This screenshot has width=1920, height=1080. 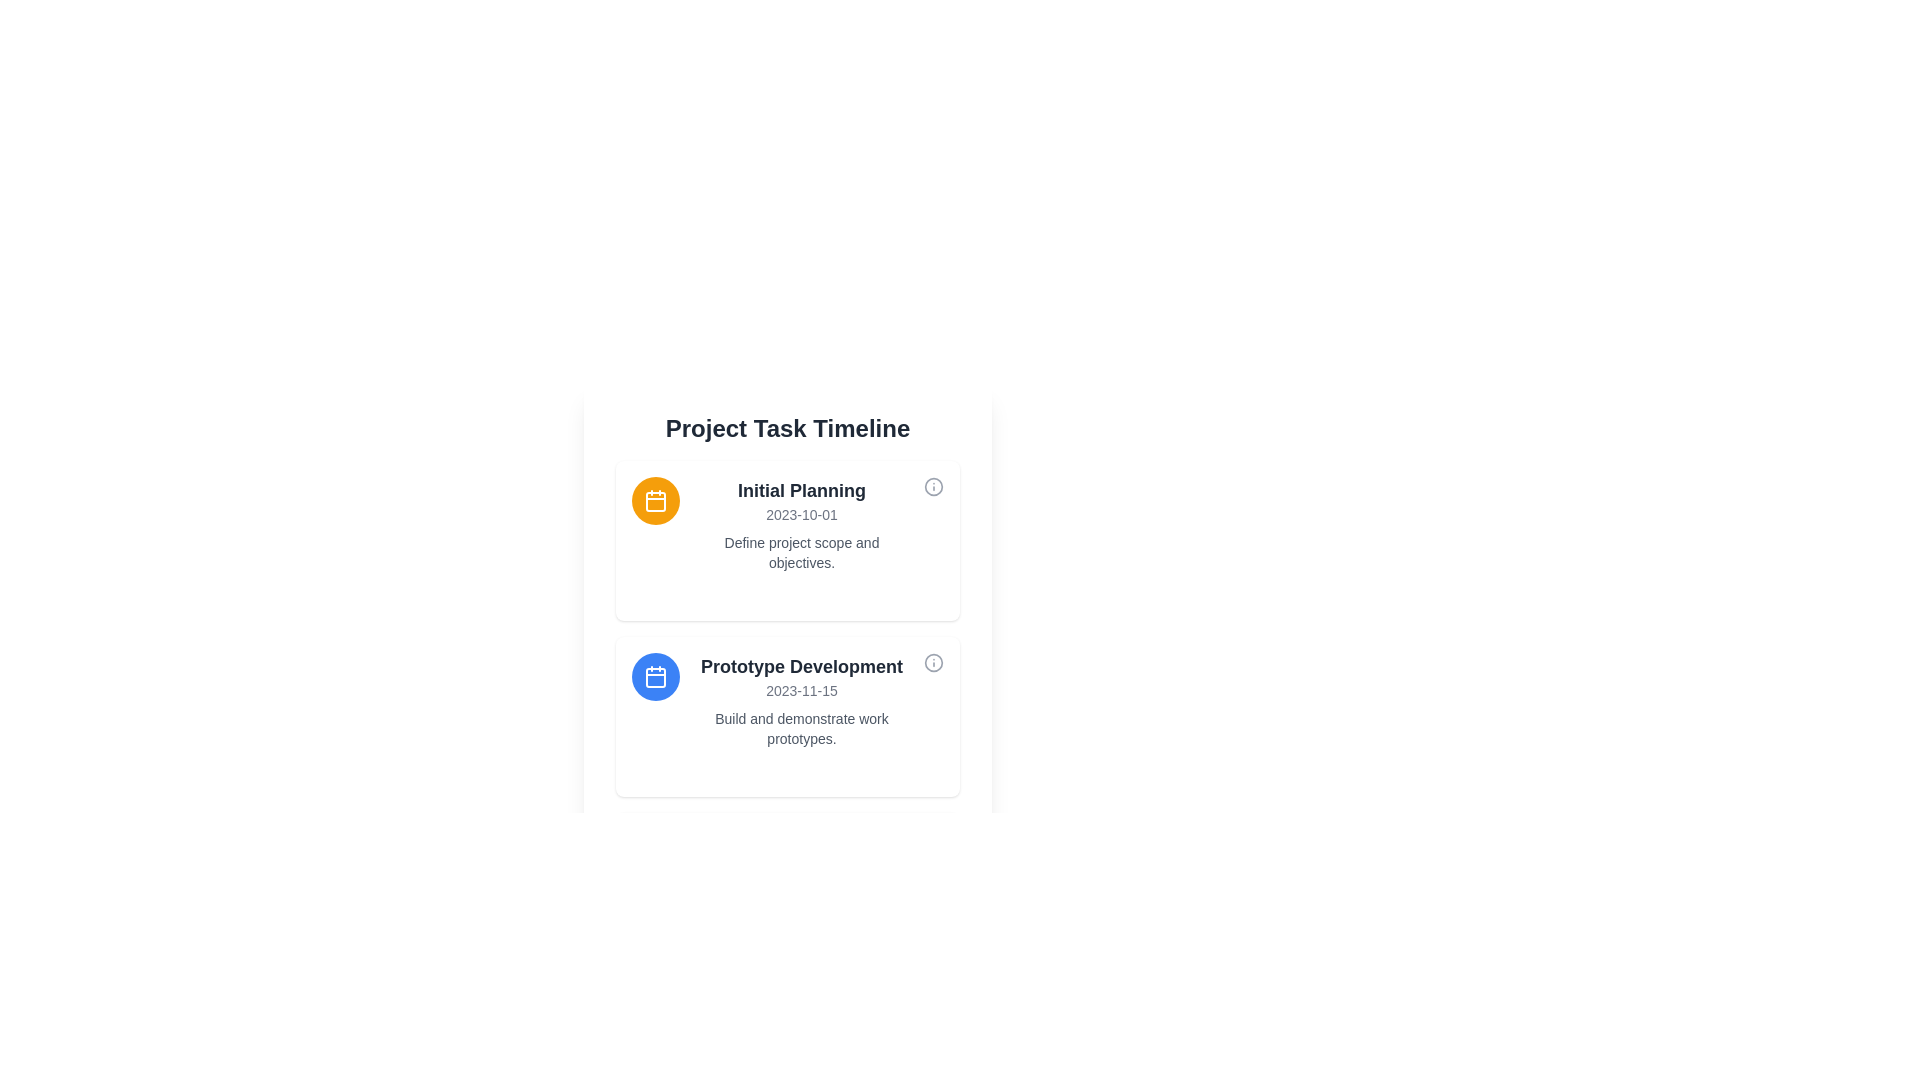 I want to click on the small circular icon with a light gray outline located at the top-right corner of the 'Initial Planning' task card, so click(x=933, y=489).